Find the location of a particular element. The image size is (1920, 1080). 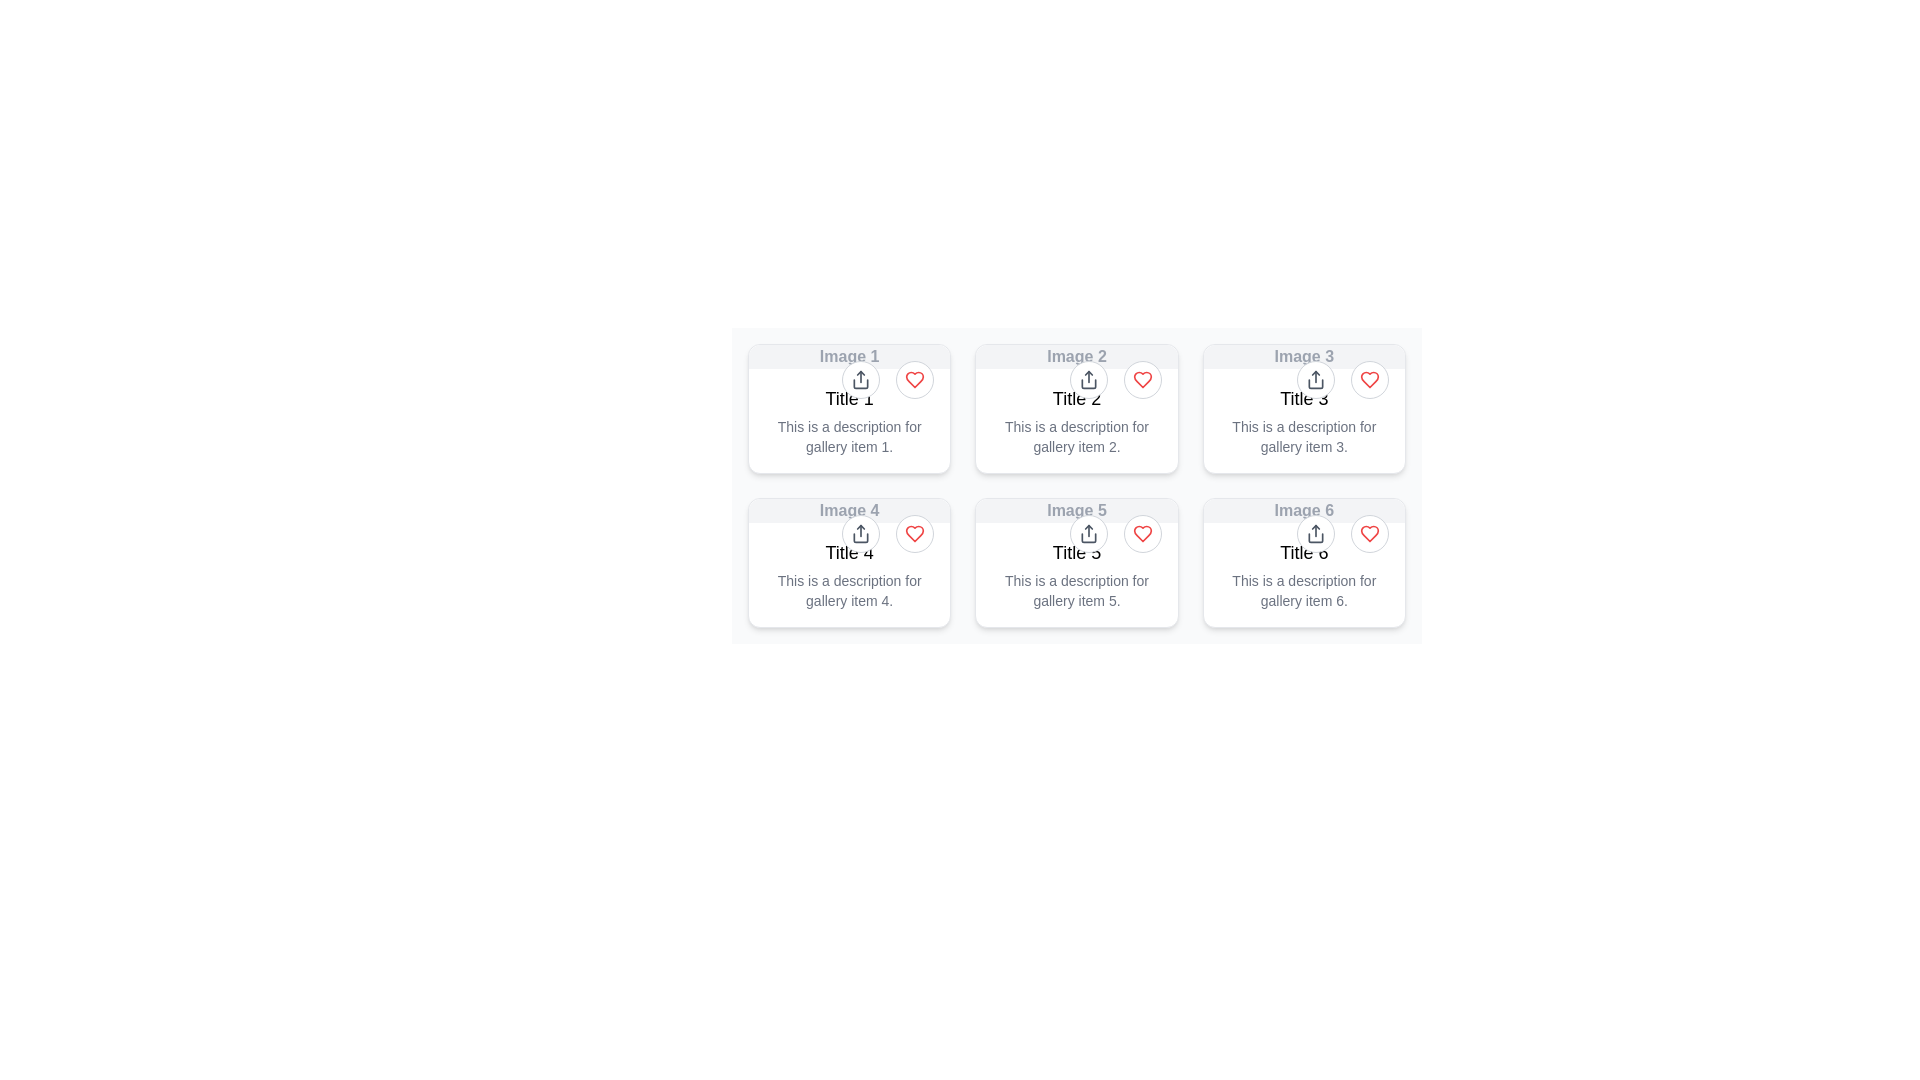

the heart-shaped icon with a red stroke located in the bottom-right rectangular card labeled 'Image 6' is located at coordinates (1368, 532).